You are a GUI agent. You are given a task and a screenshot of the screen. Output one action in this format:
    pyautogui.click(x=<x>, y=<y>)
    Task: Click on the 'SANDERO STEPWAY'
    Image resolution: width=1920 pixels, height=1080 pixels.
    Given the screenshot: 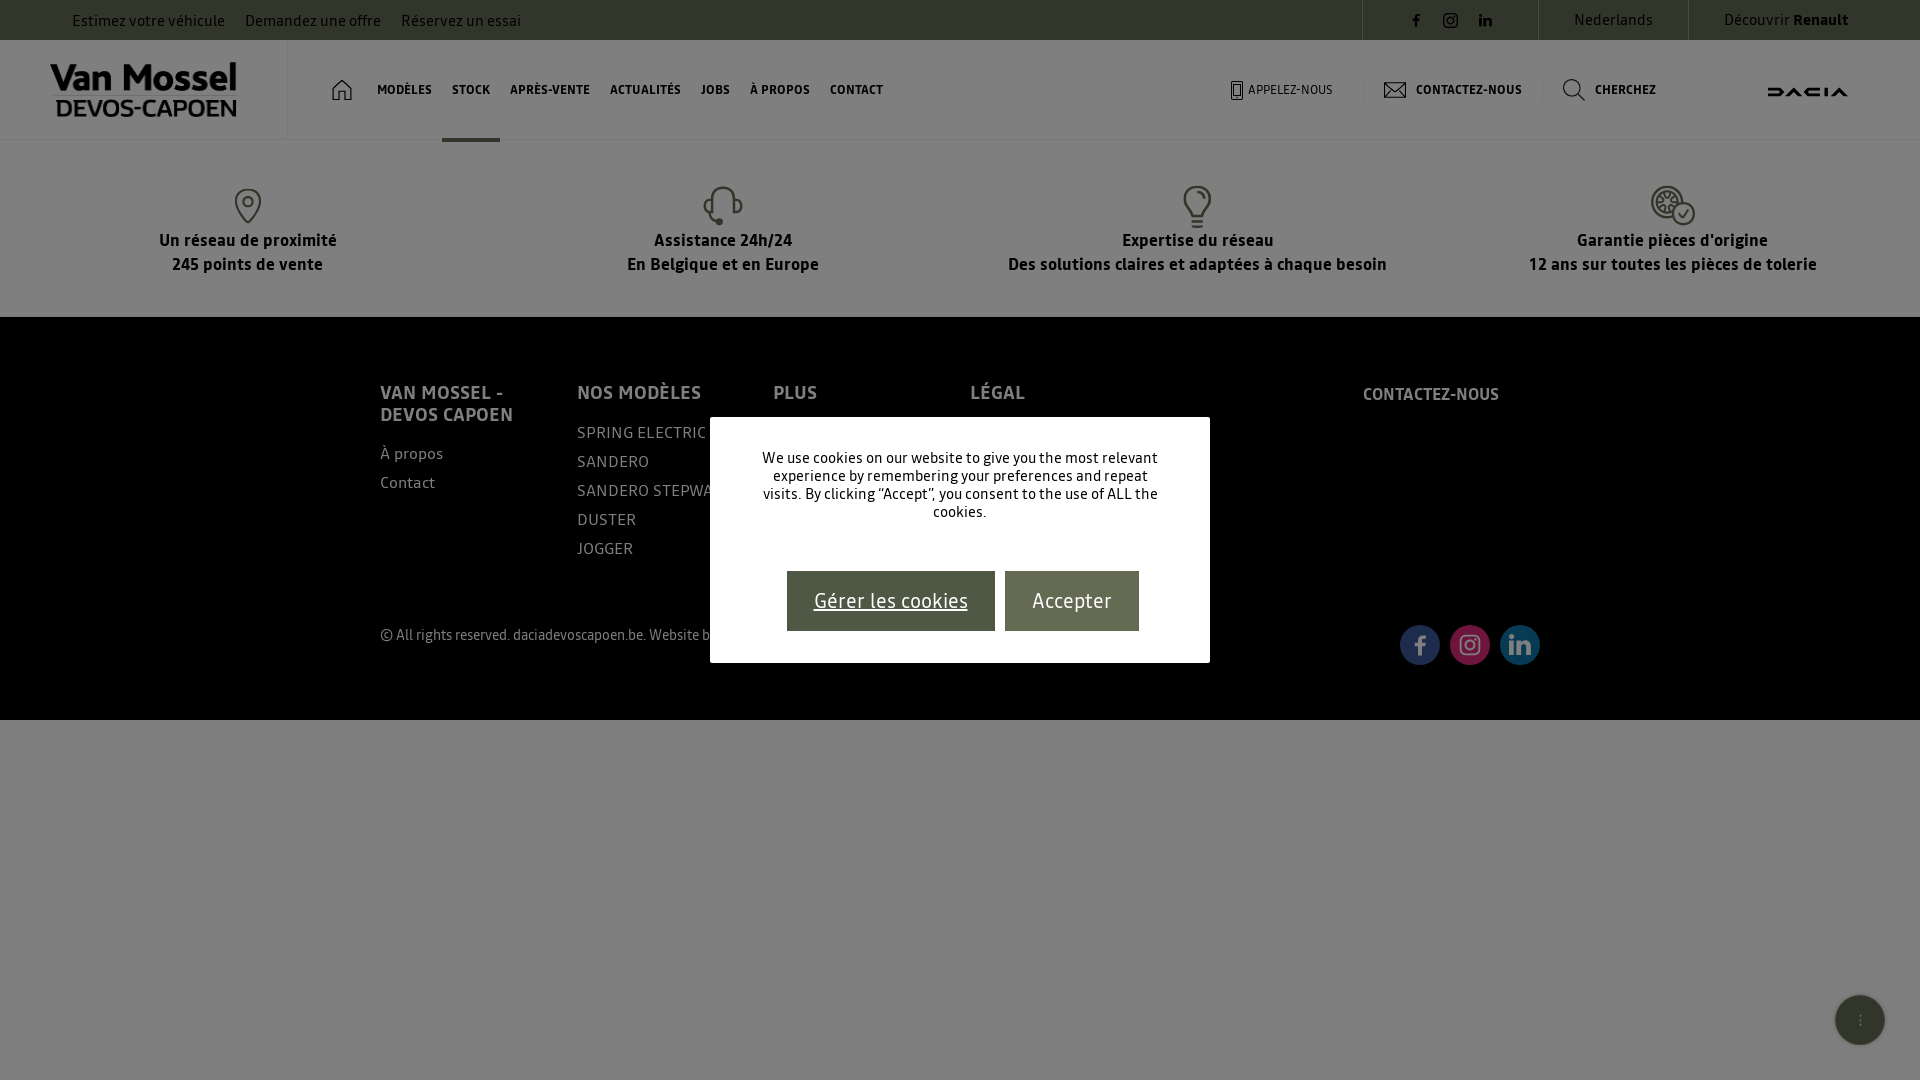 What is the action you would take?
    pyautogui.click(x=665, y=489)
    